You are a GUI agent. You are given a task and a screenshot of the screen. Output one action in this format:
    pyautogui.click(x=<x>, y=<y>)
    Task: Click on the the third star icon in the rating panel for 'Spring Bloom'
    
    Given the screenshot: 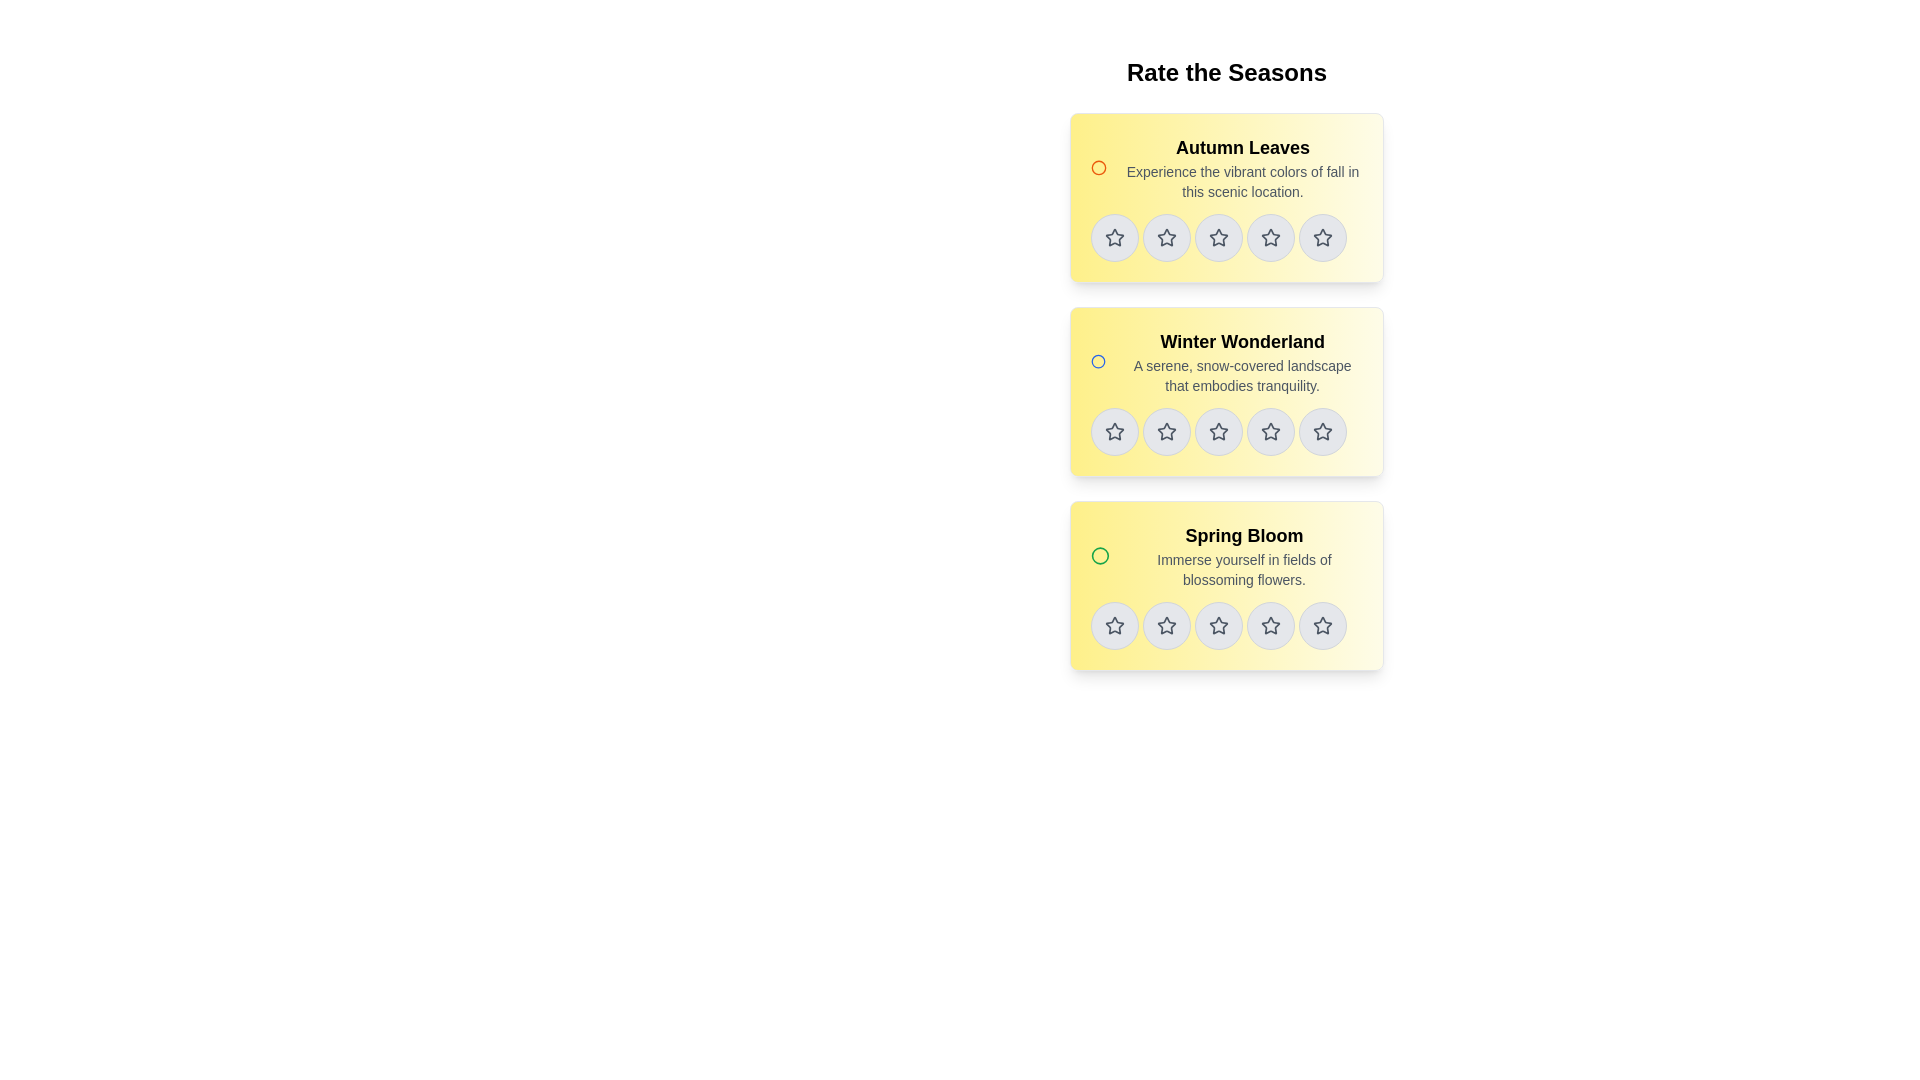 What is the action you would take?
    pyautogui.click(x=1166, y=624)
    